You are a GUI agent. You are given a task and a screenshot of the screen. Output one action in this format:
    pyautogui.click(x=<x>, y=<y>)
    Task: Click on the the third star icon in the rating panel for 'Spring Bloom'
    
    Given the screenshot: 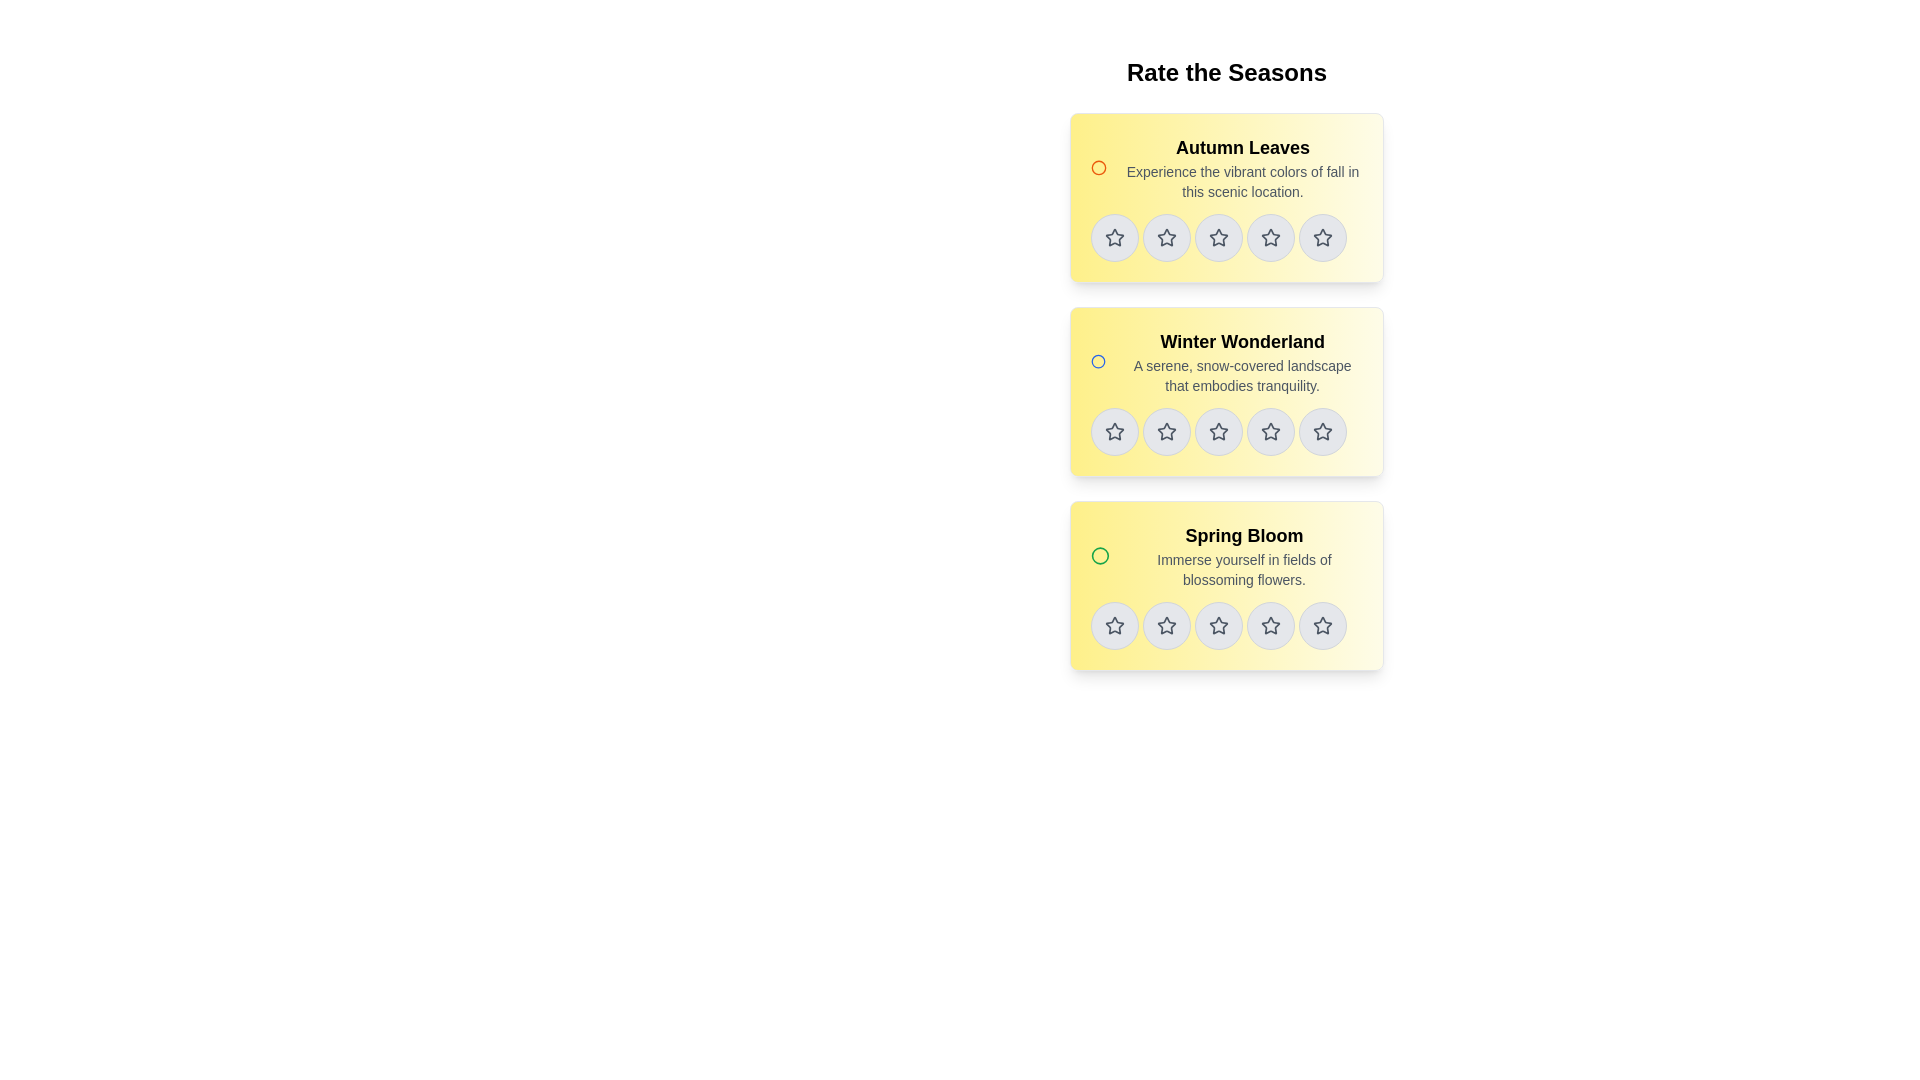 What is the action you would take?
    pyautogui.click(x=1166, y=624)
    